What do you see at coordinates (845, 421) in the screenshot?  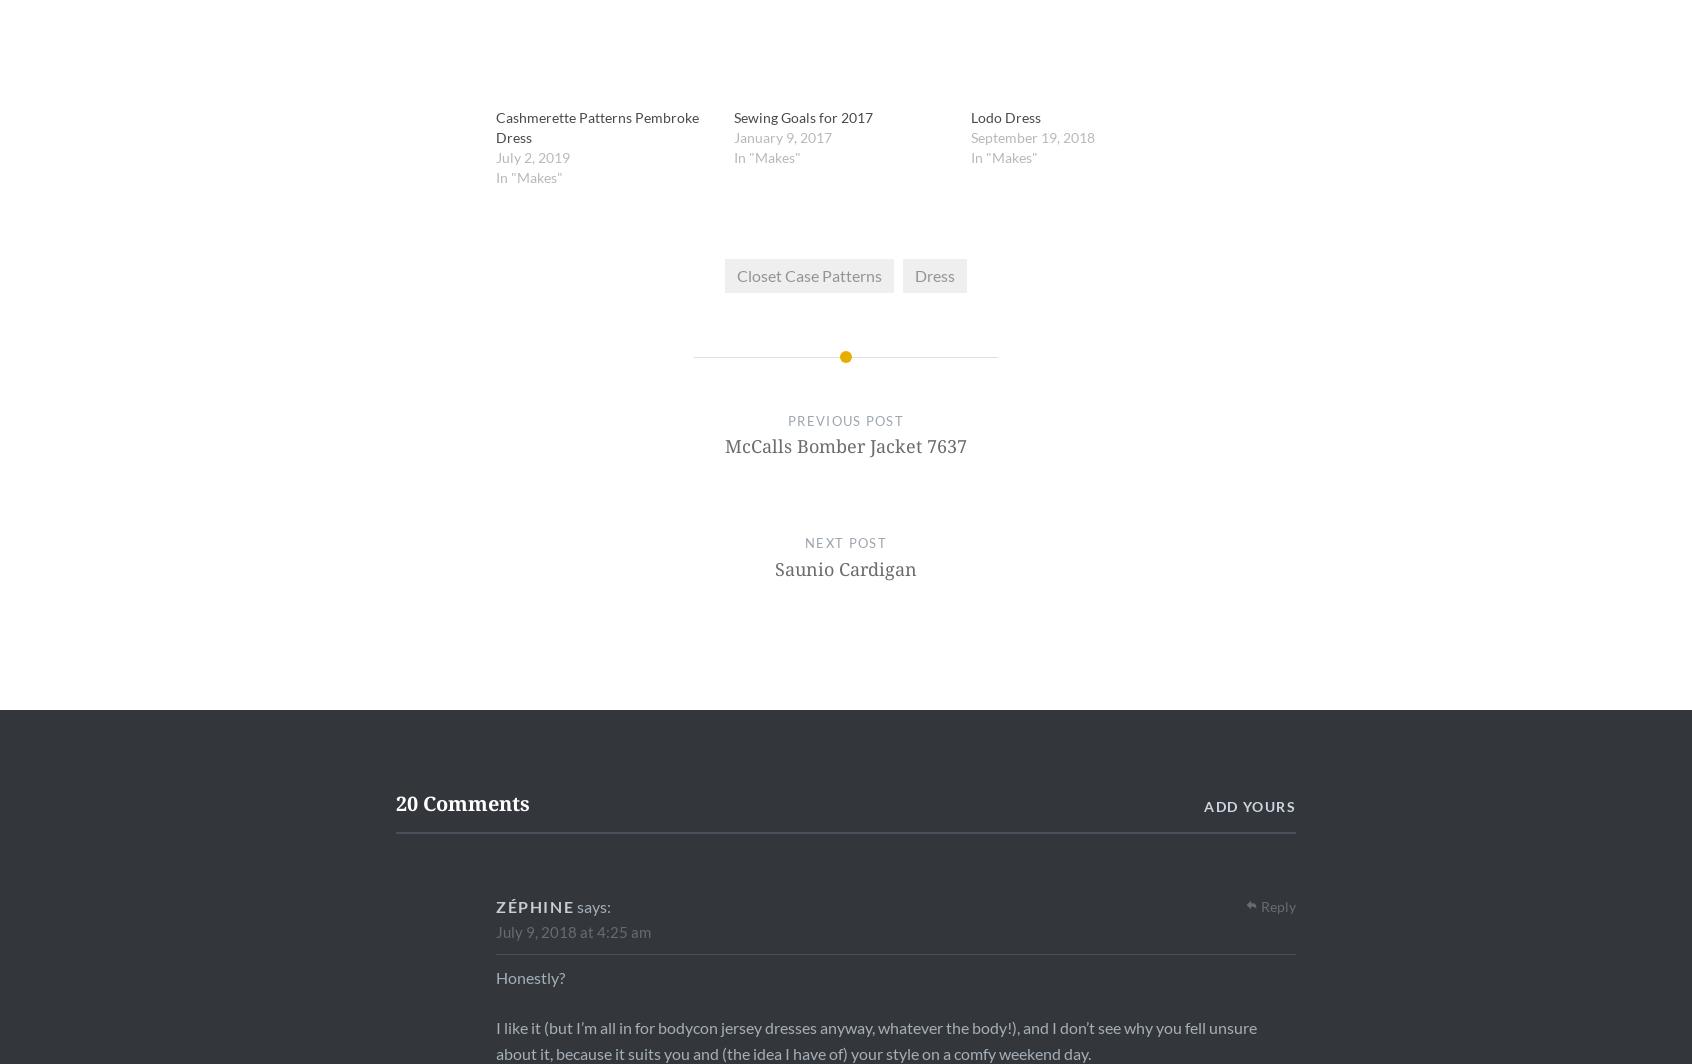 I see `'Previous Post'` at bounding box center [845, 421].